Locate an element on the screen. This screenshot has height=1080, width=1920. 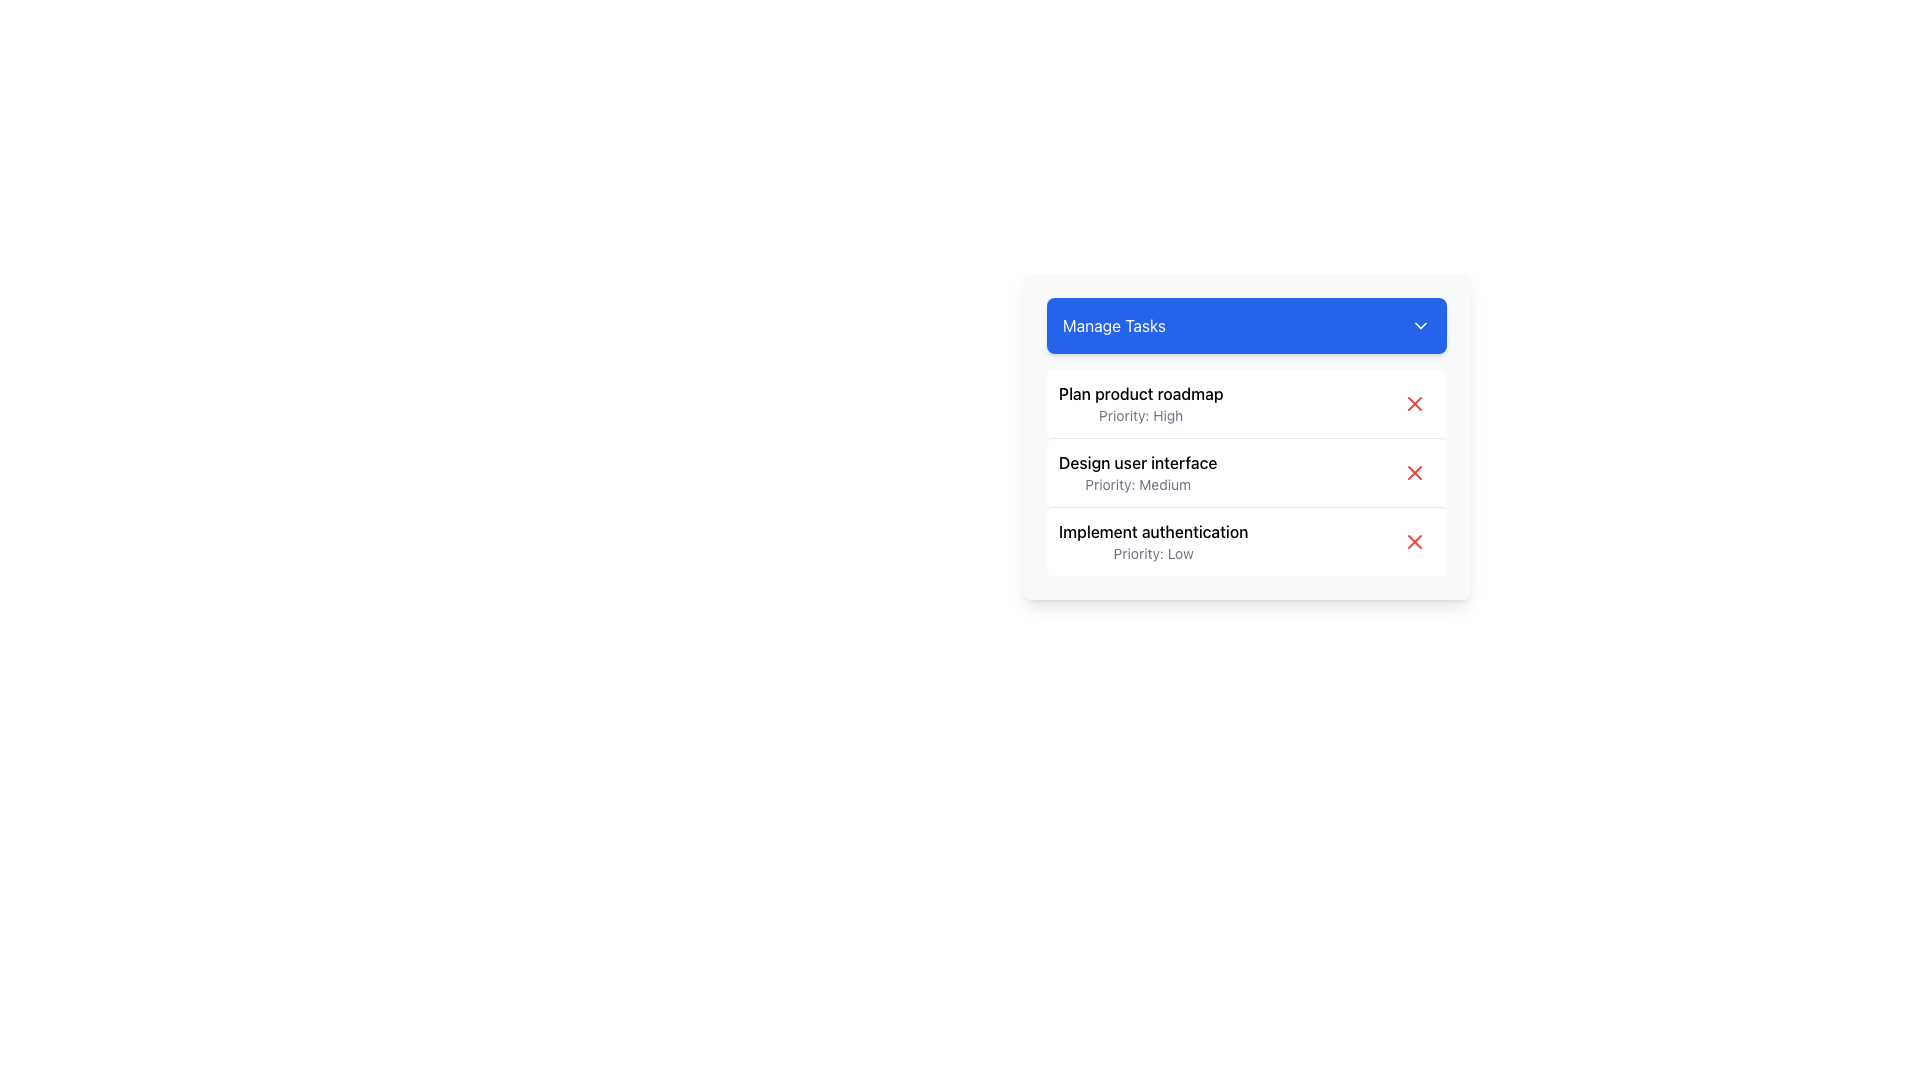
the first task entry displaying its title and priority level under the header 'Manage Tasks', which is located above the entries 'Design user interface' and 'Implement authentication' is located at coordinates (1141, 404).